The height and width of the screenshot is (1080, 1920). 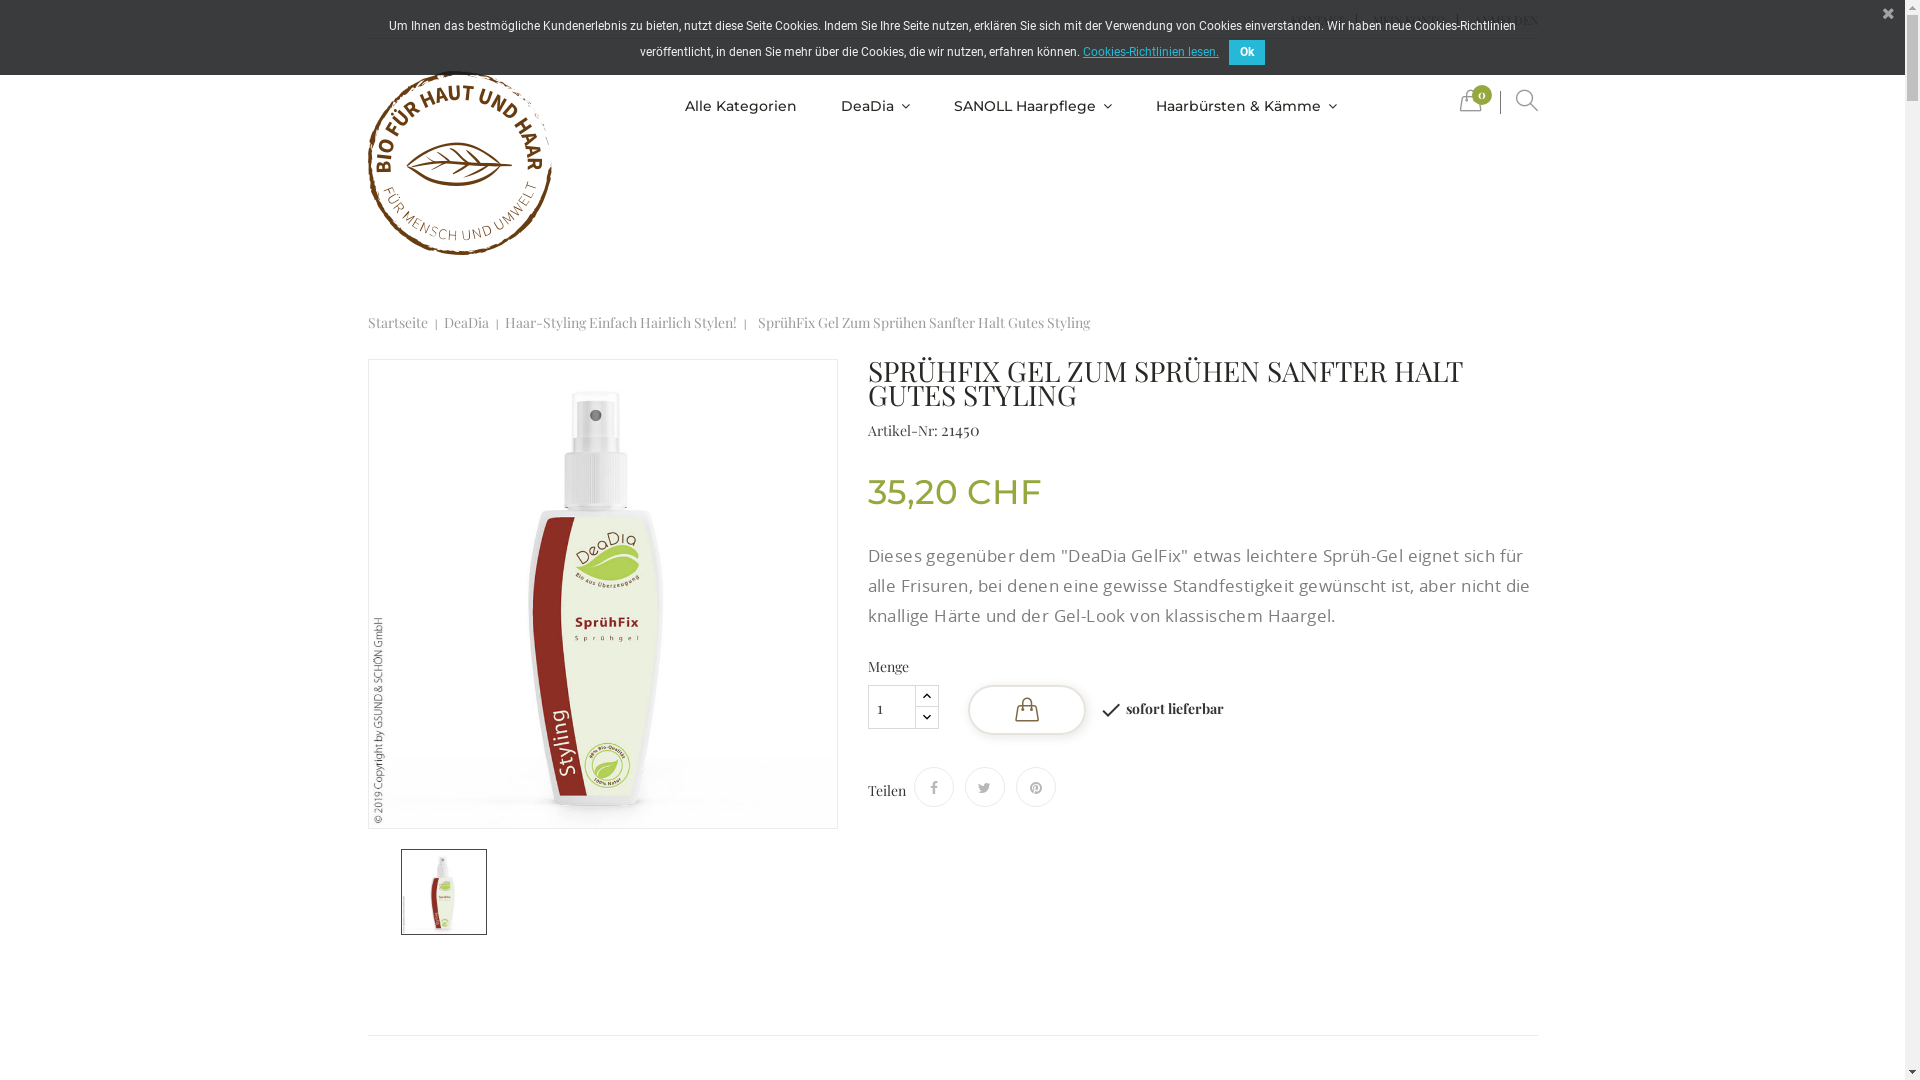 I want to click on 'MEIN KONTO', so click(x=1359, y=20).